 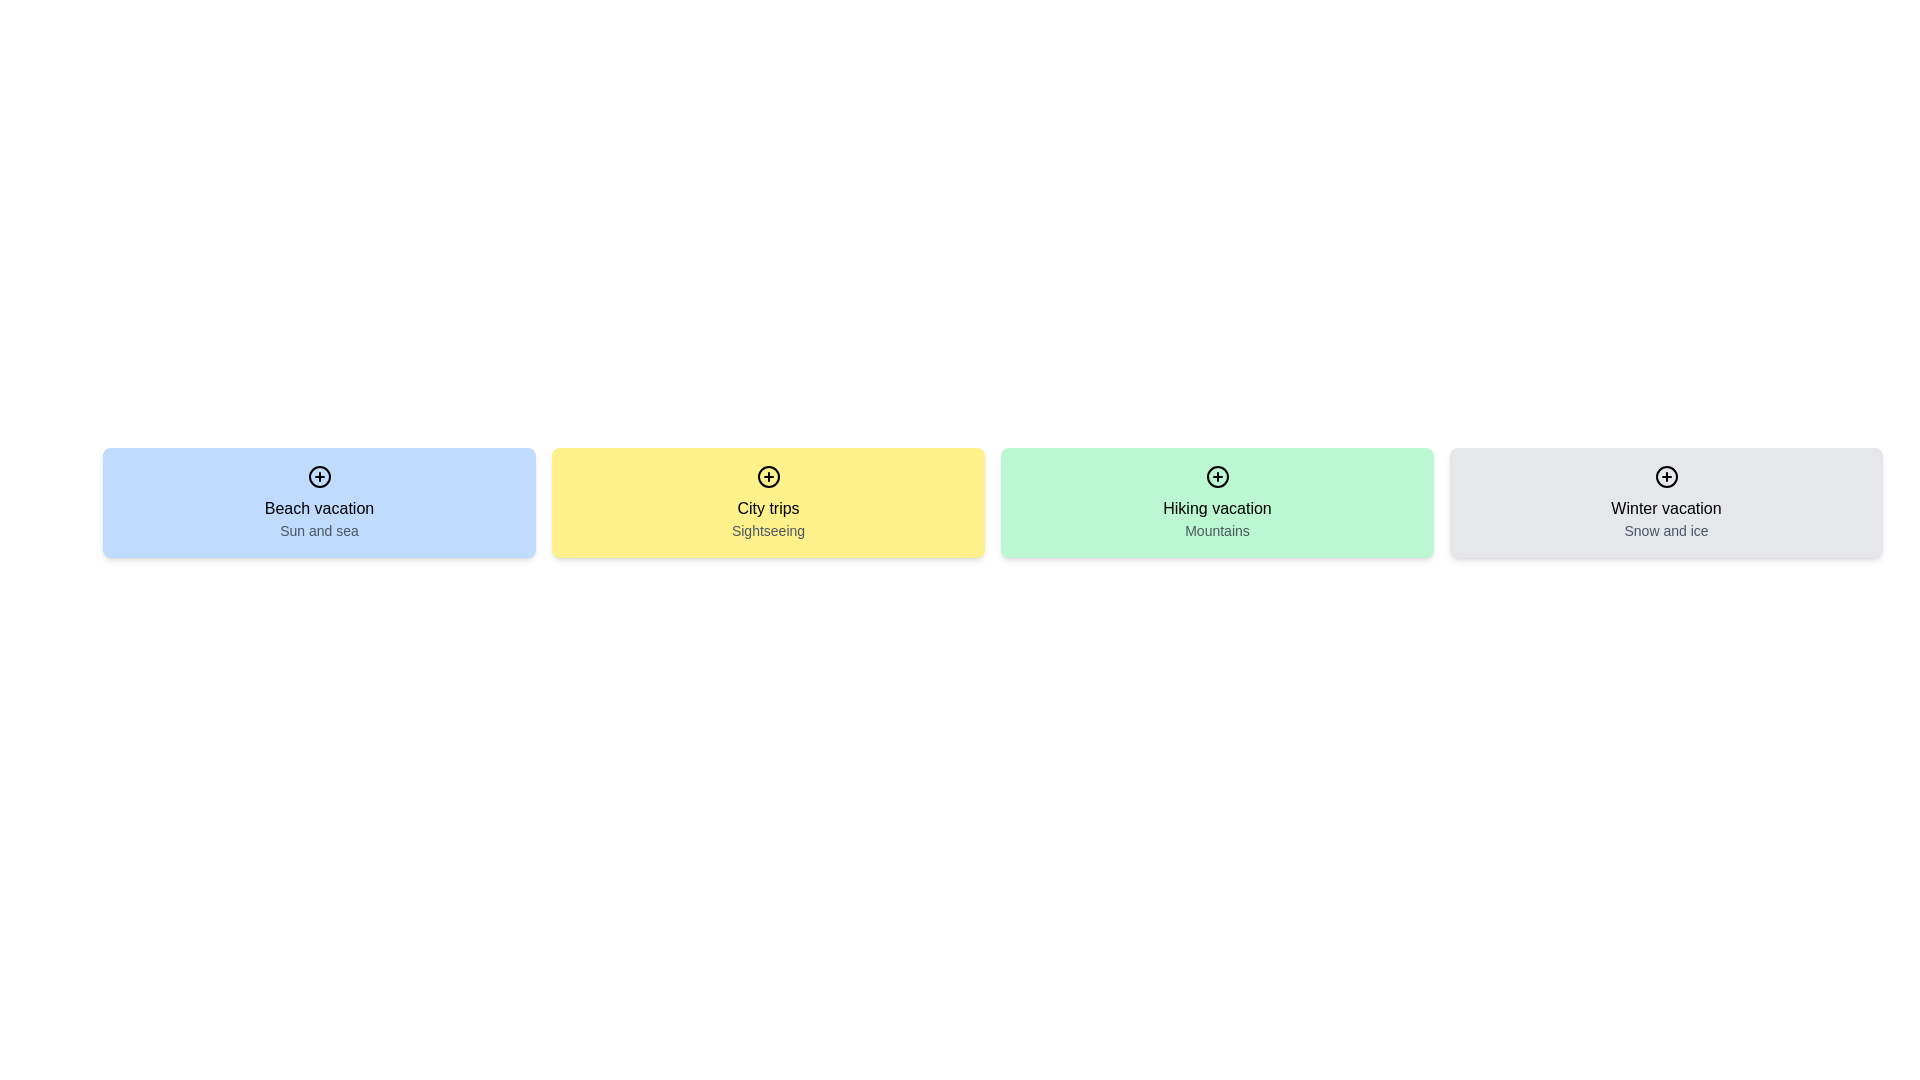 What do you see at coordinates (318, 530) in the screenshot?
I see `text label displaying 'Sun and sea' which is located beneath the 'Beach vacation' title in a blue background card` at bounding box center [318, 530].